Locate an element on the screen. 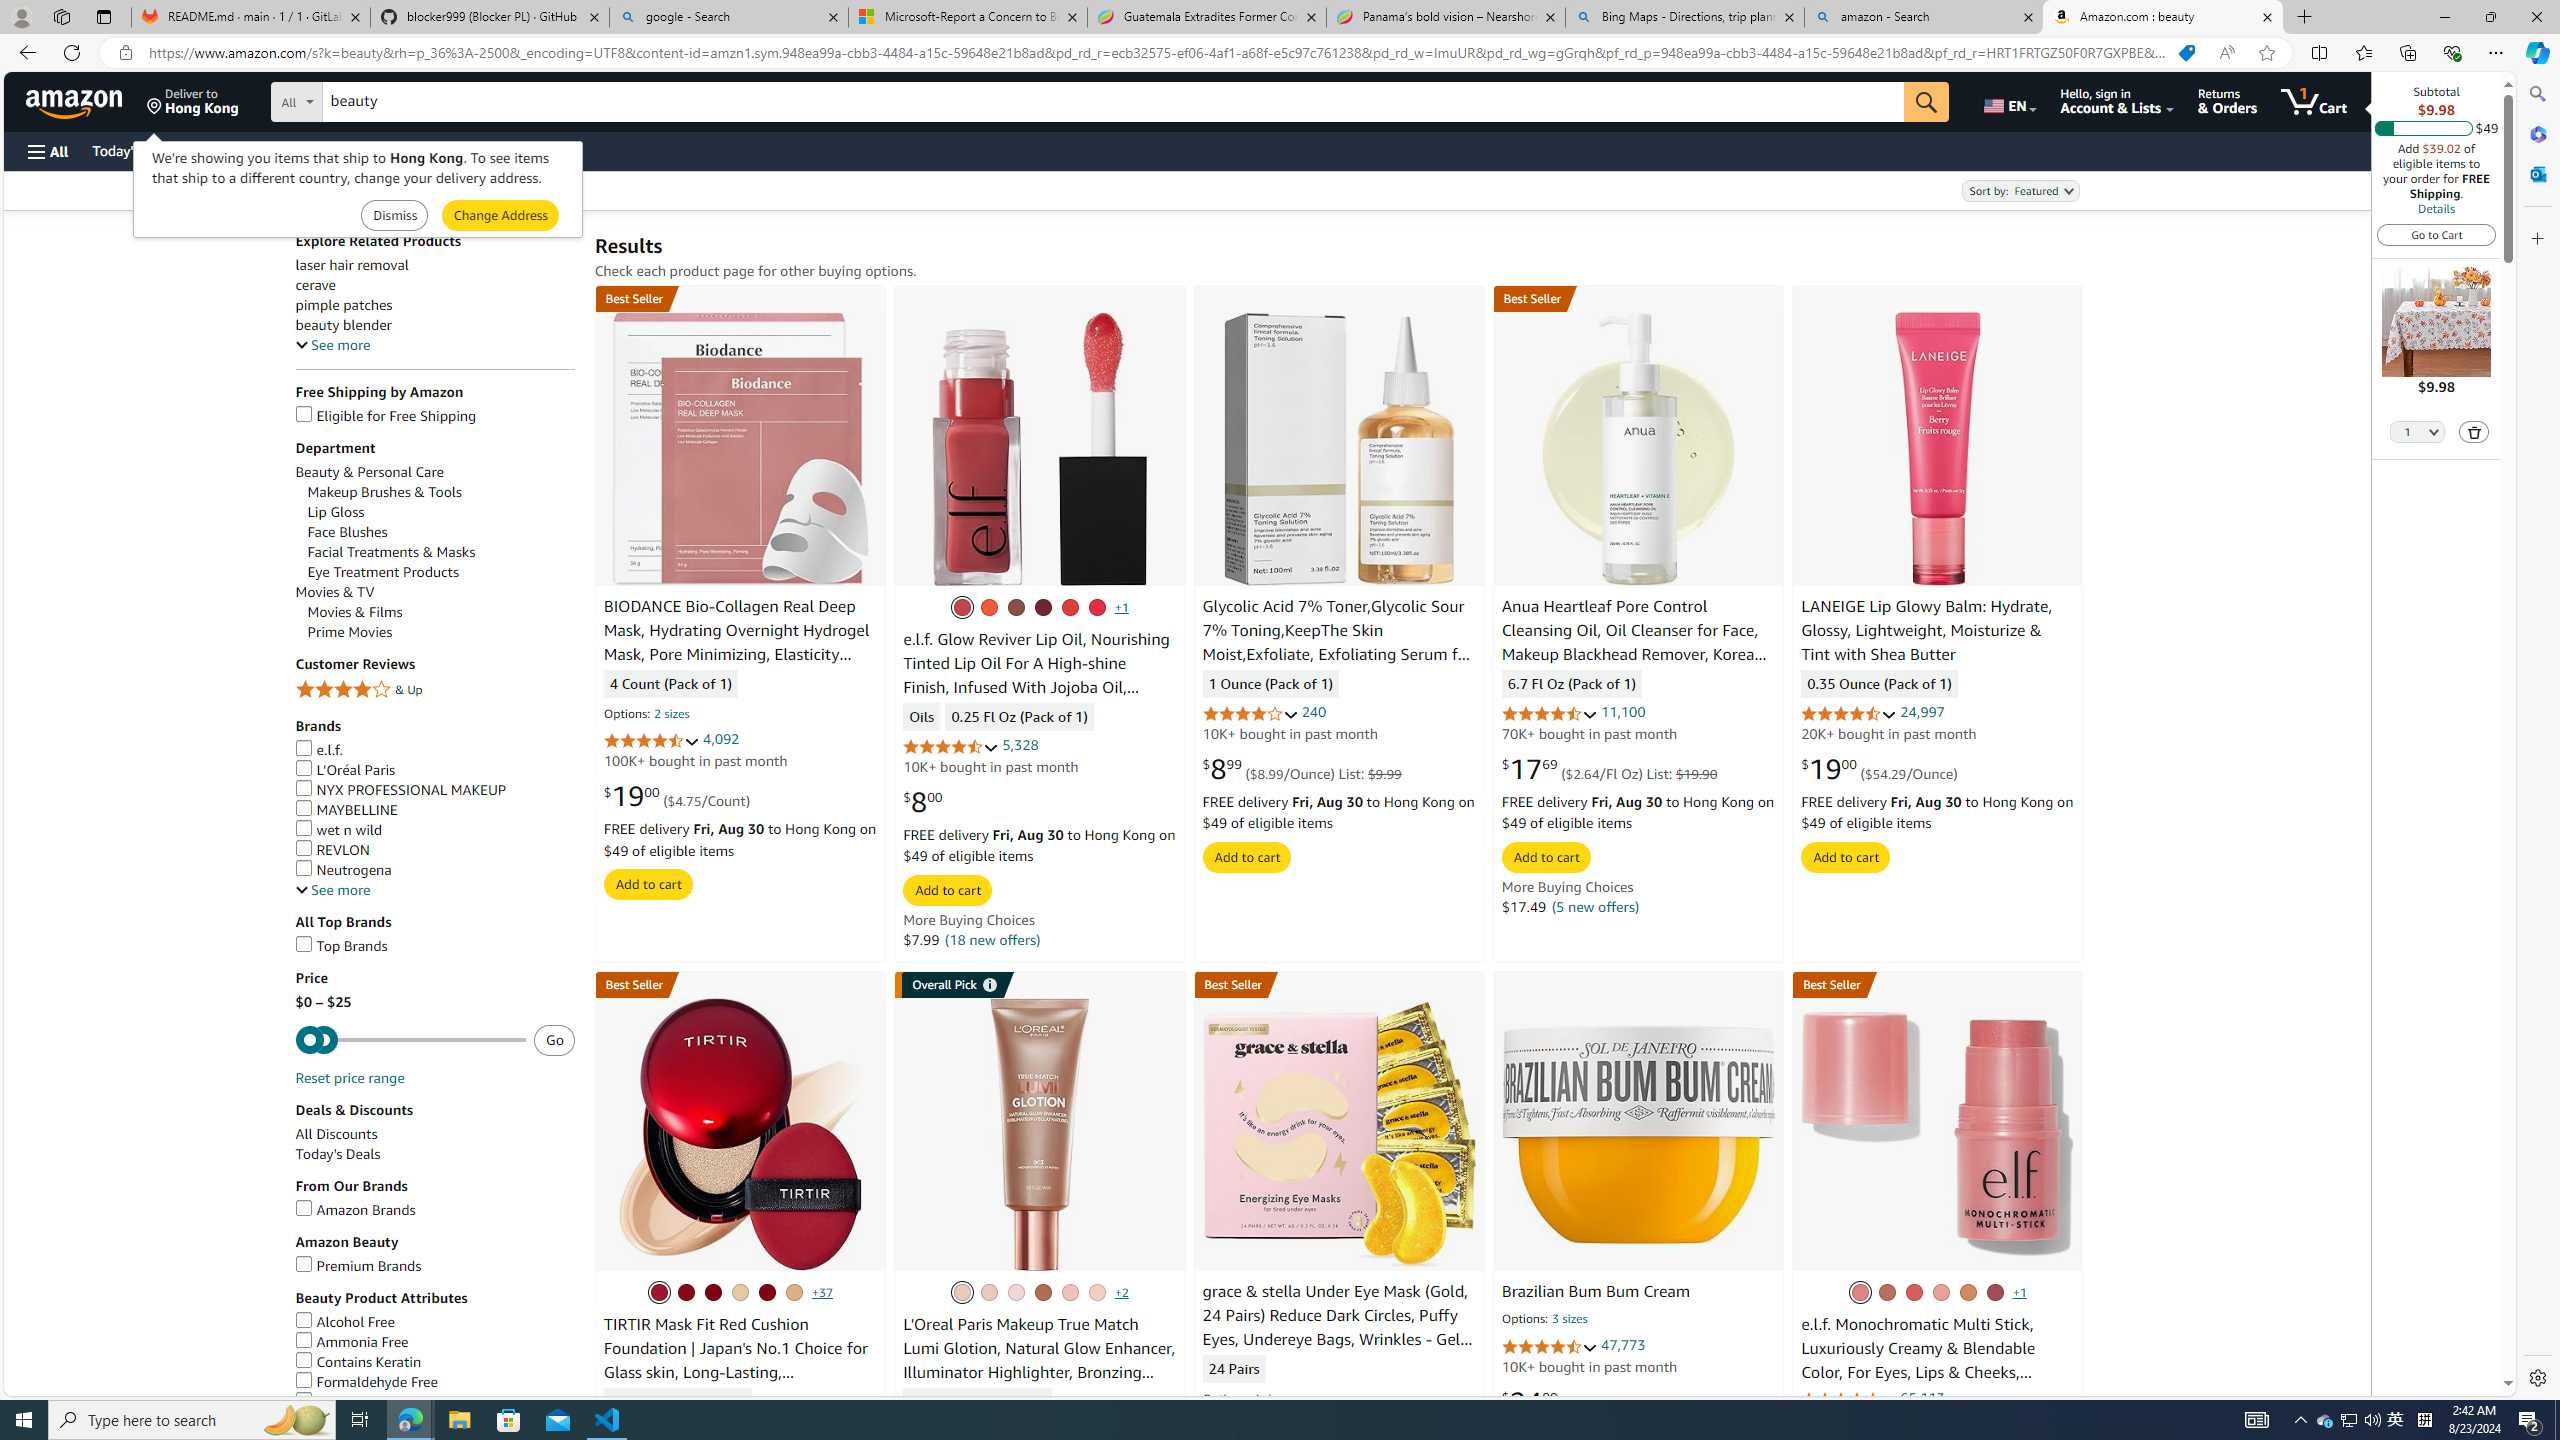  'Prime Movies' is located at coordinates (350, 631).